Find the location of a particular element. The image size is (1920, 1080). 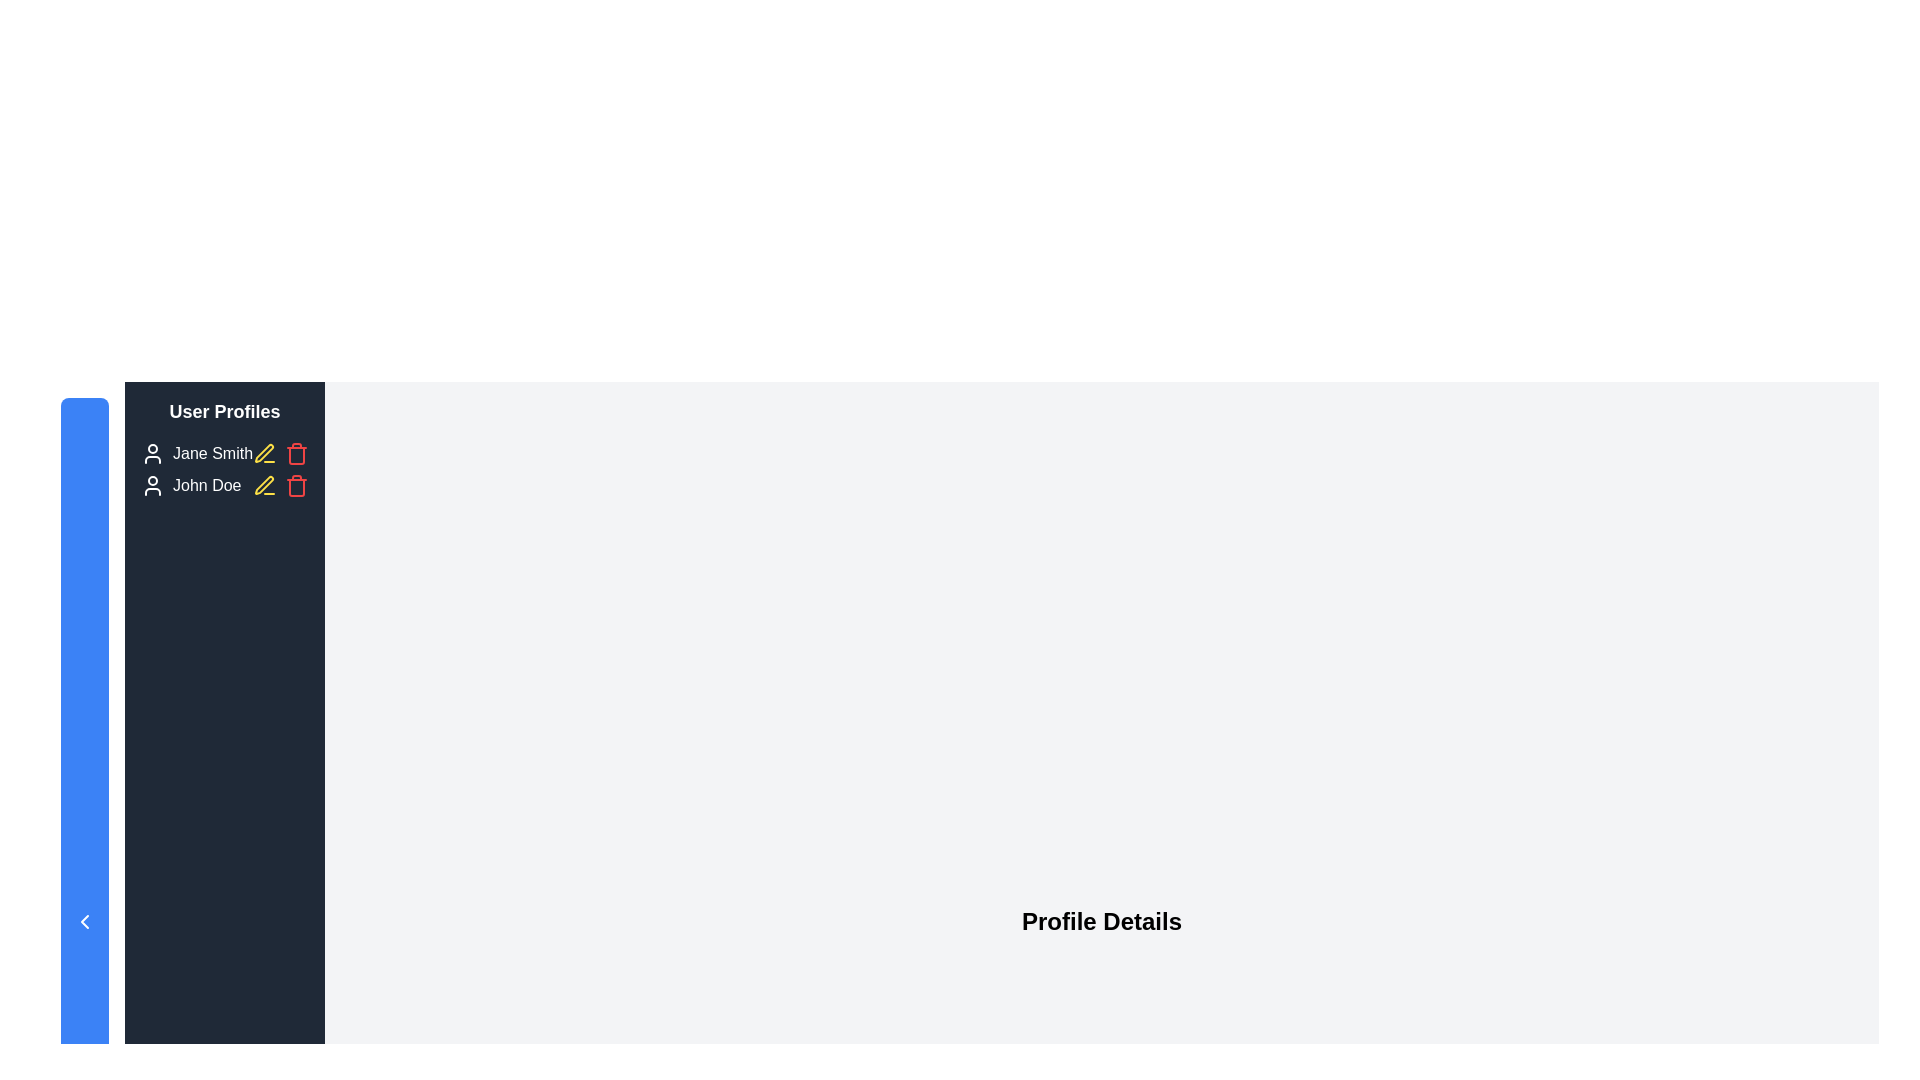

the 'User Profiles' text label located at the top of the dark sidebar to interact with adjacent interactive elements if necessary is located at coordinates (225, 411).